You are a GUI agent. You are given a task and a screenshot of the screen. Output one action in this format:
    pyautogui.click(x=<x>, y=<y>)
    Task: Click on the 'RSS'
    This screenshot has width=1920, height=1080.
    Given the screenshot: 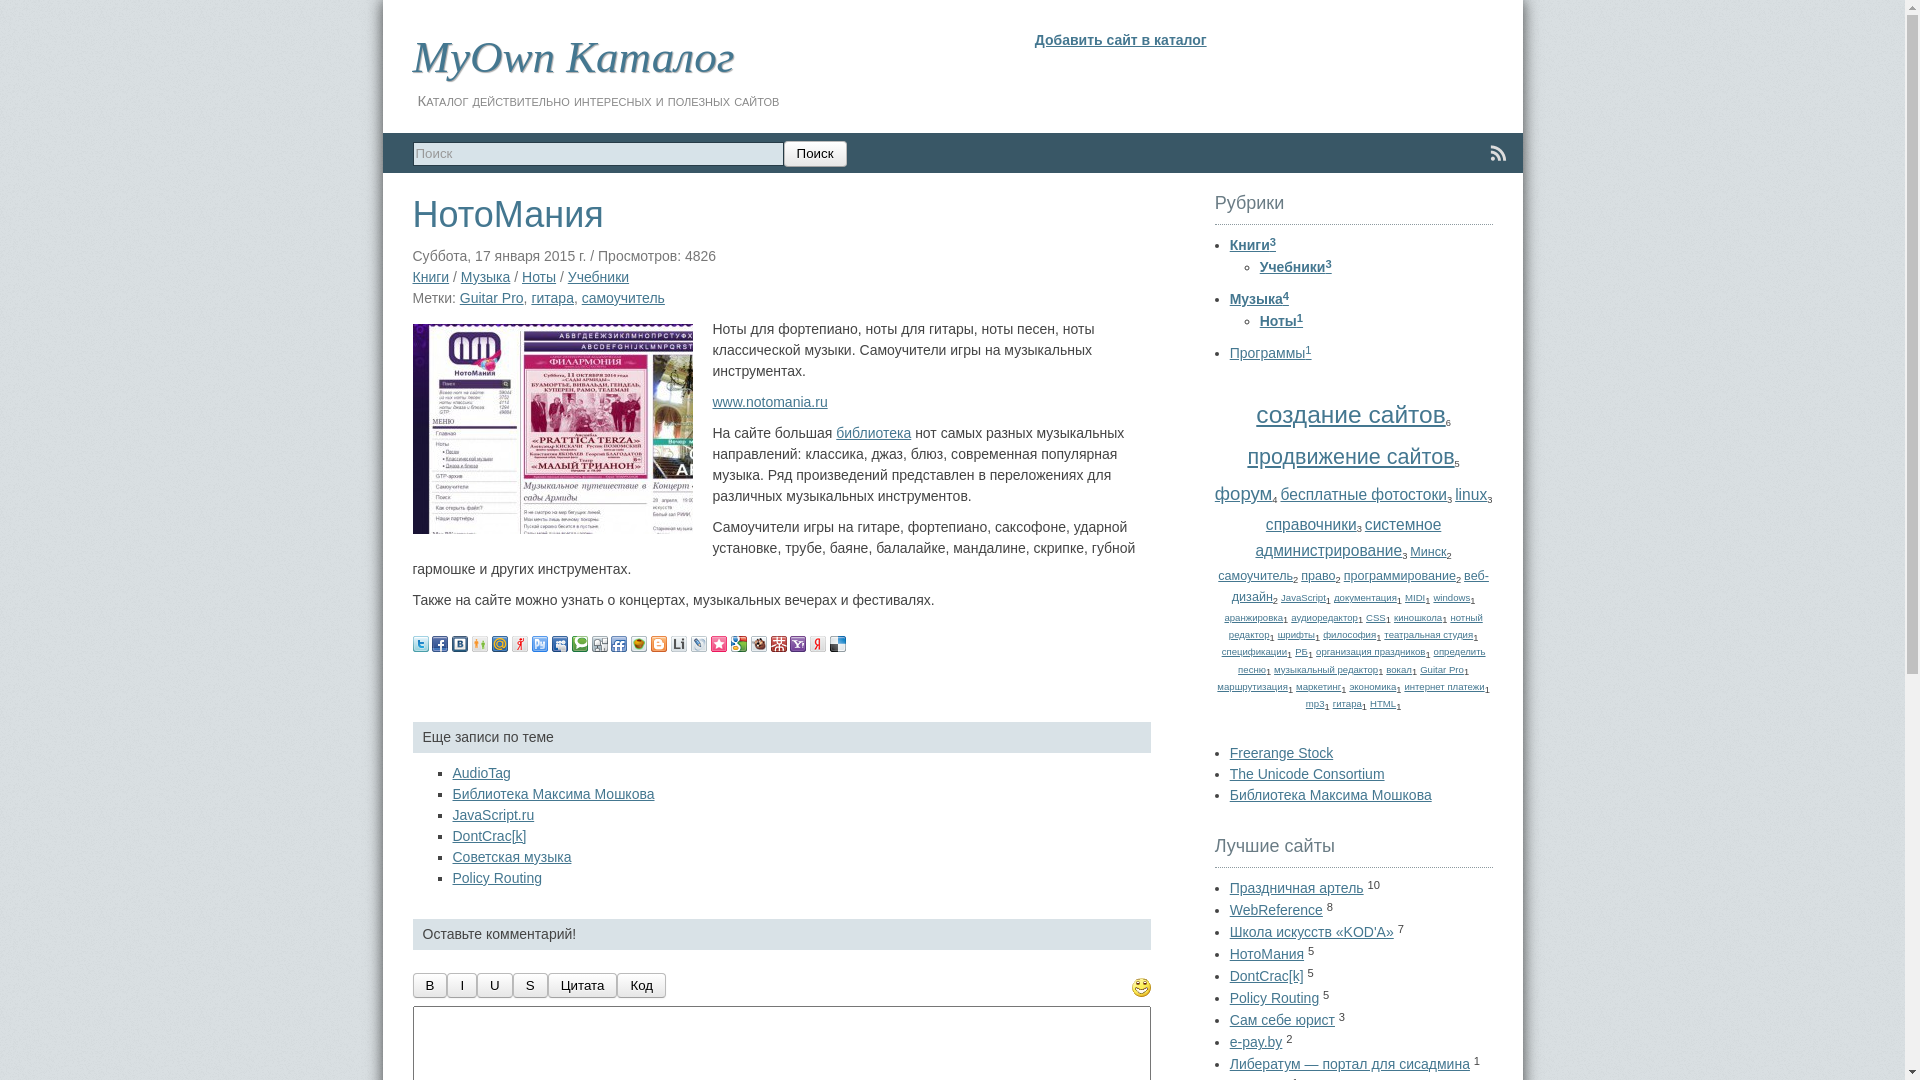 What is the action you would take?
    pyautogui.click(x=1484, y=152)
    